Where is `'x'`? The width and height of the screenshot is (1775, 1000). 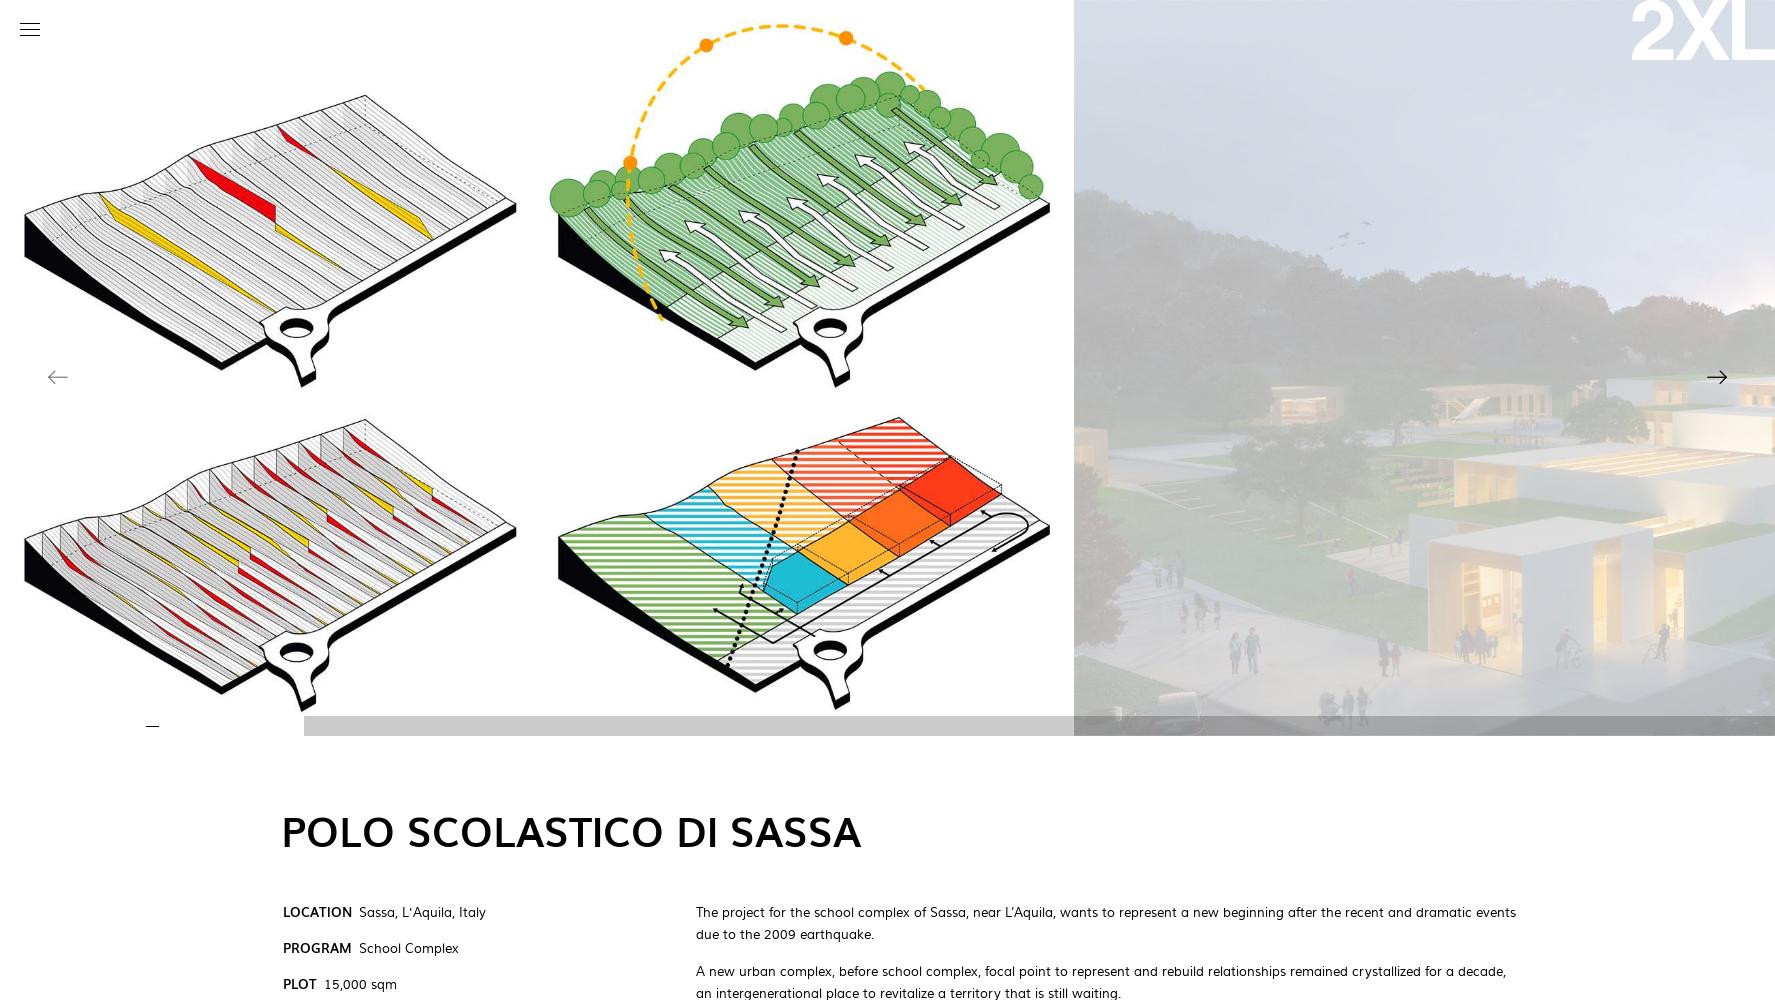 'x' is located at coordinates (1291, 865).